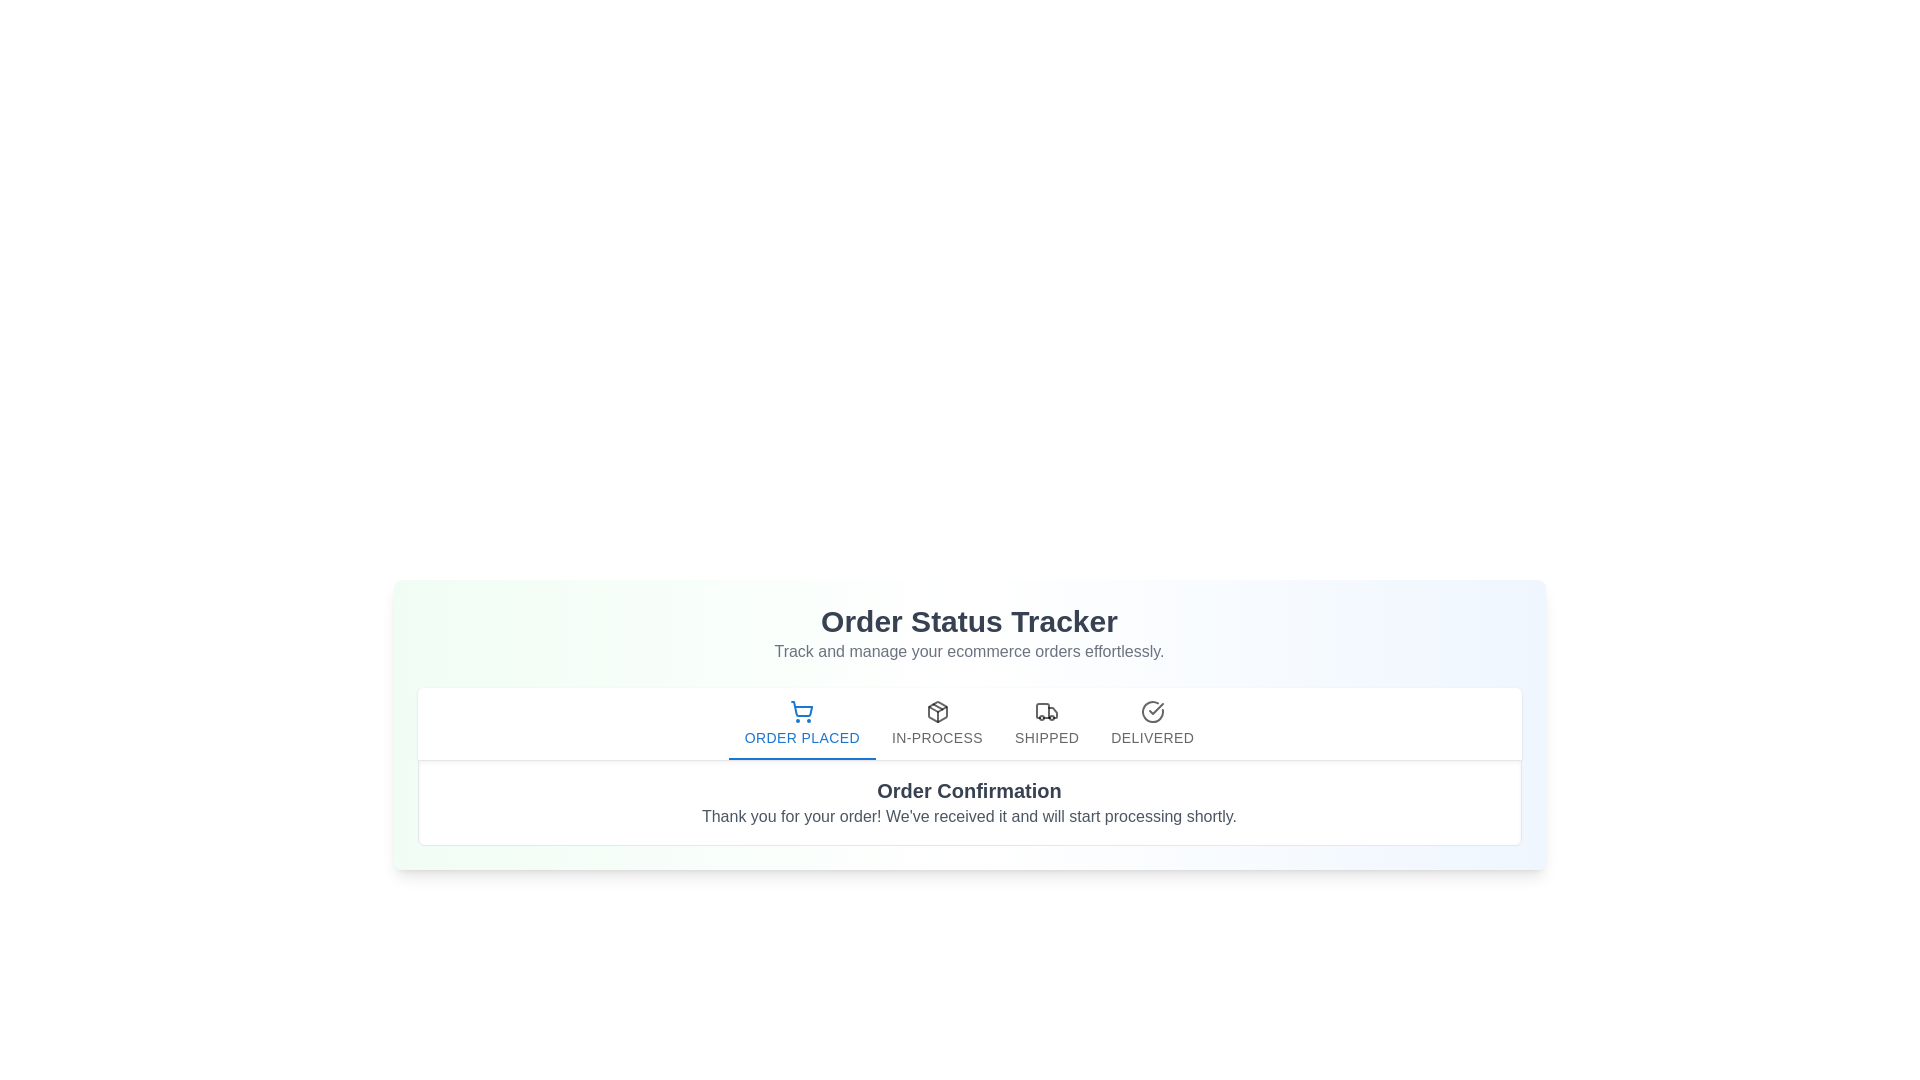 Image resolution: width=1920 pixels, height=1080 pixels. Describe the element at coordinates (802, 711) in the screenshot. I see `the 'Order Placed' icon, which is the first step in the order status tracking process, indicating the status of the order` at that location.